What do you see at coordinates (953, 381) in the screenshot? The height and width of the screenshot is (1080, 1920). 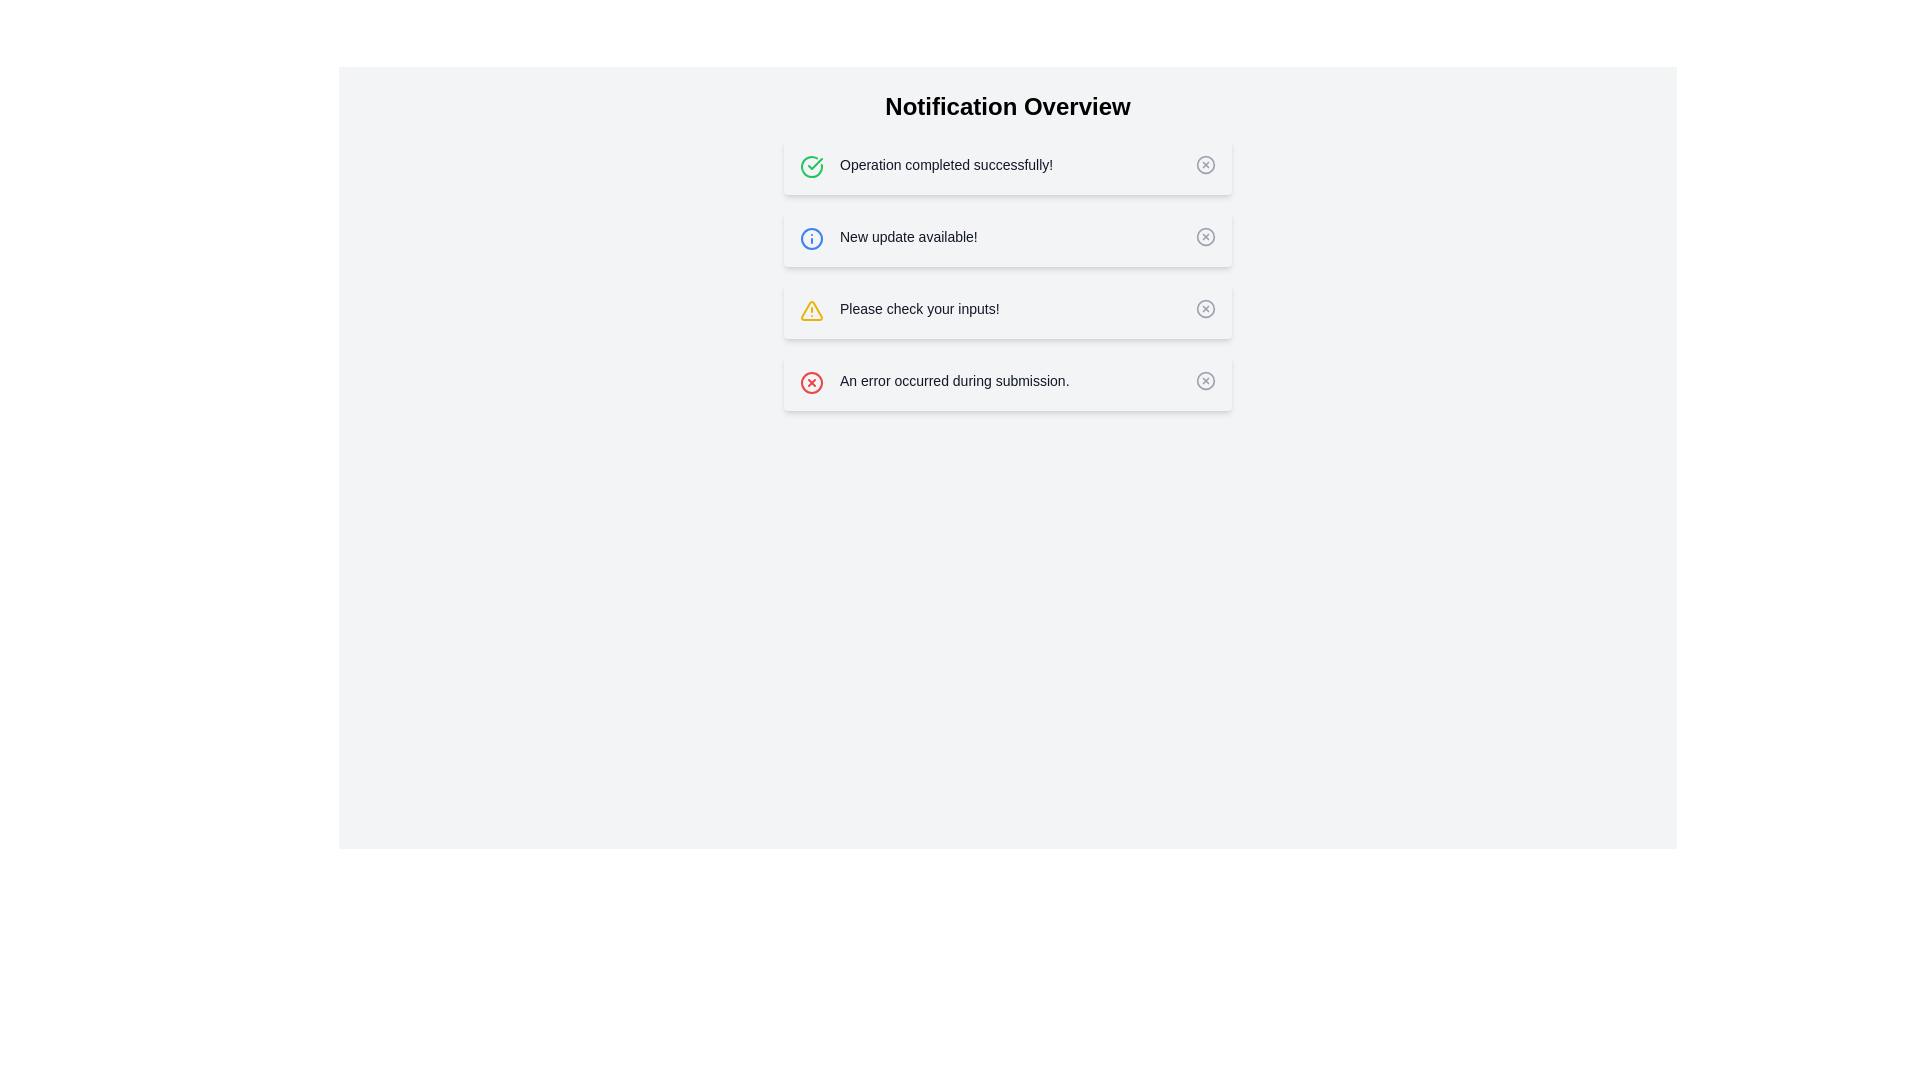 I see `error notification text located in the fourth notification box from the top, positioned between a red circular icon and a close button` at bounding box center [953, 381].